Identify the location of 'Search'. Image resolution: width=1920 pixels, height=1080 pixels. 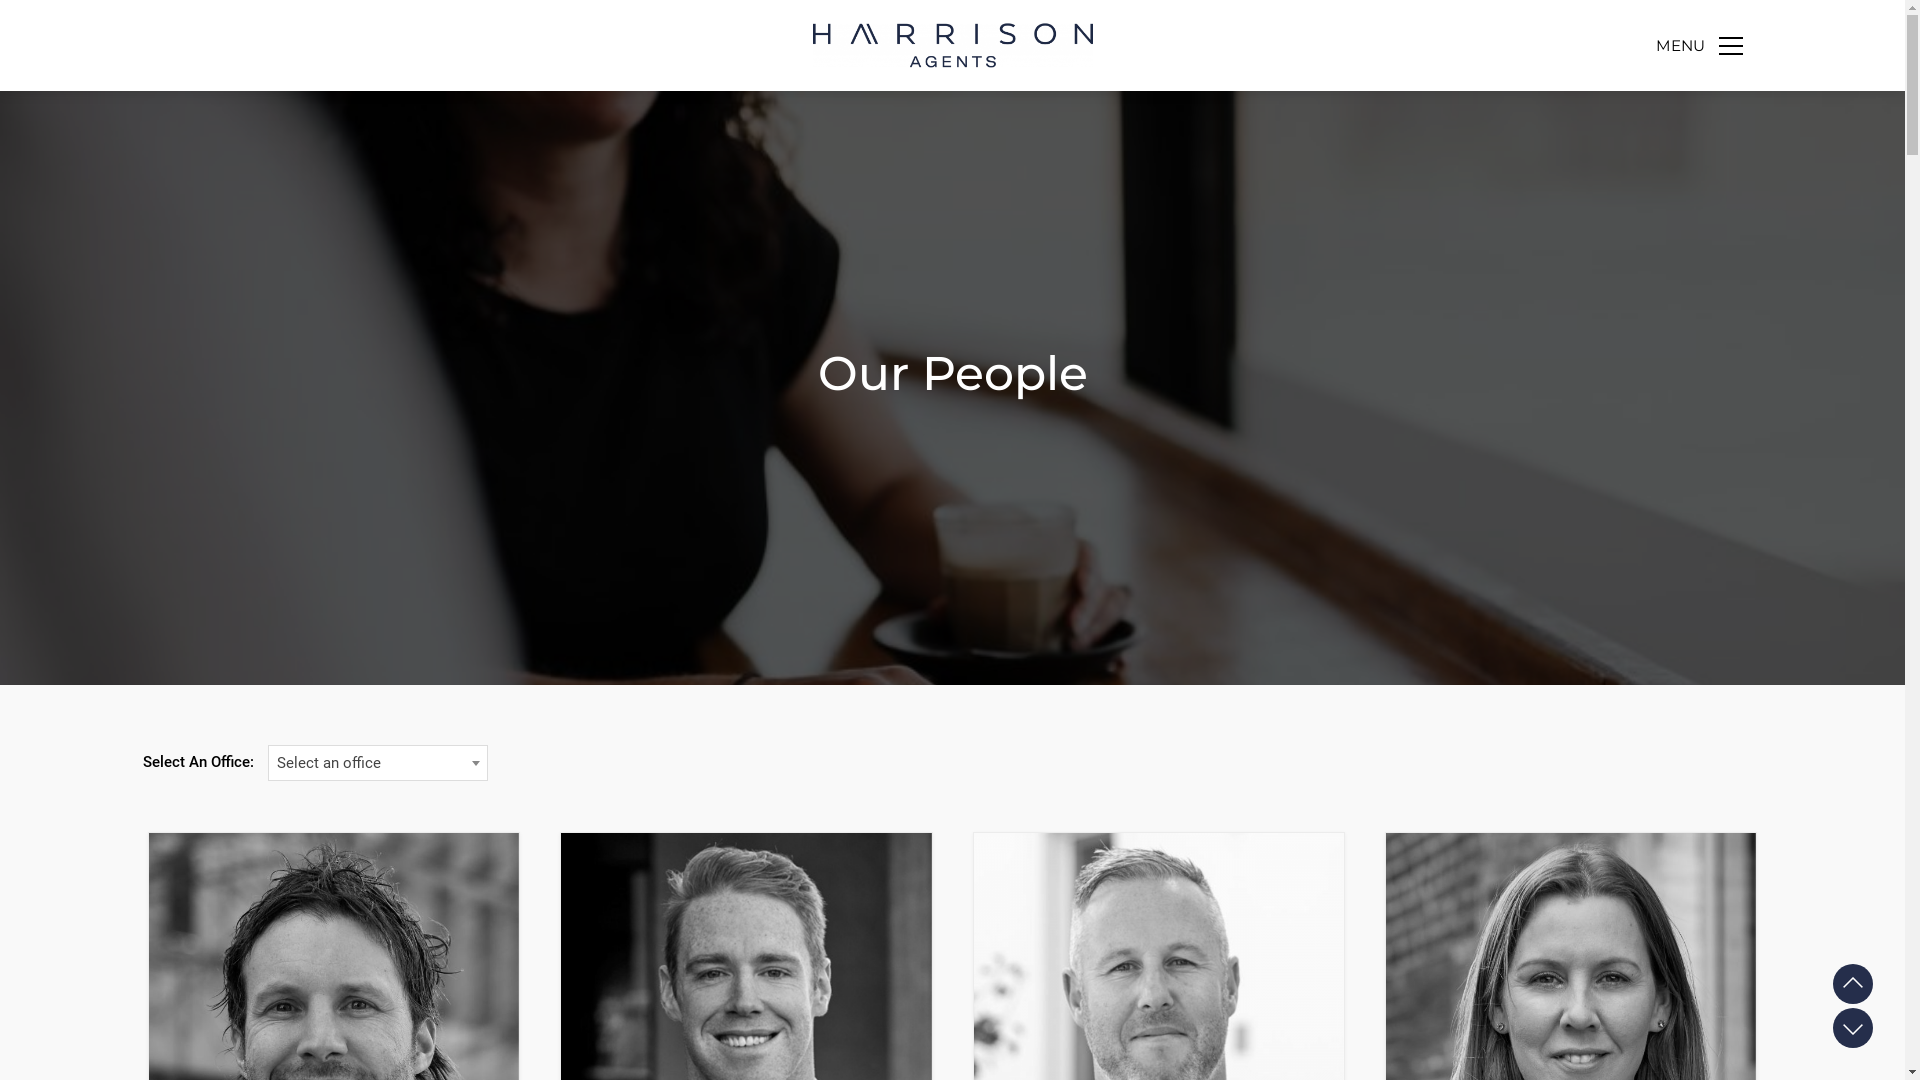
(1693, 116).